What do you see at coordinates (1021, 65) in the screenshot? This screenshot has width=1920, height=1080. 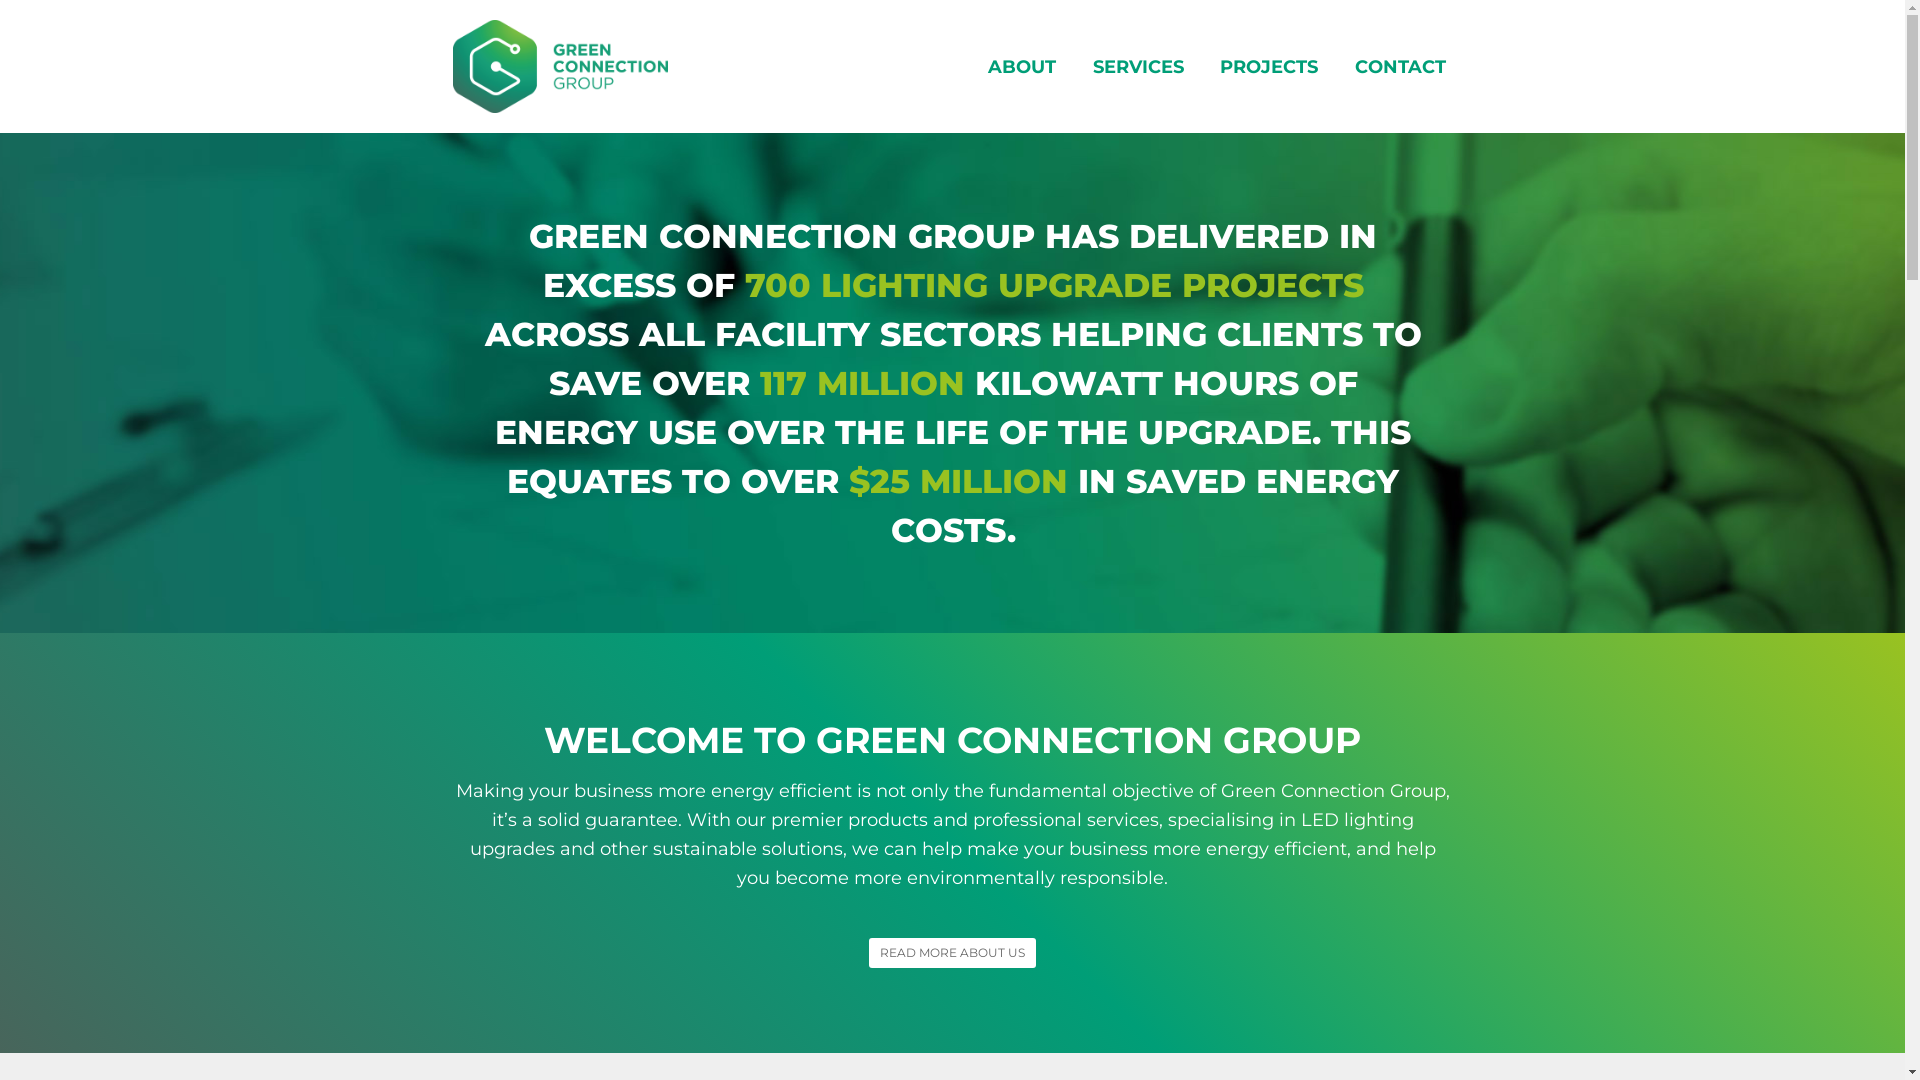 I see `'ABOUT'` at bounding box center [1021, 65].